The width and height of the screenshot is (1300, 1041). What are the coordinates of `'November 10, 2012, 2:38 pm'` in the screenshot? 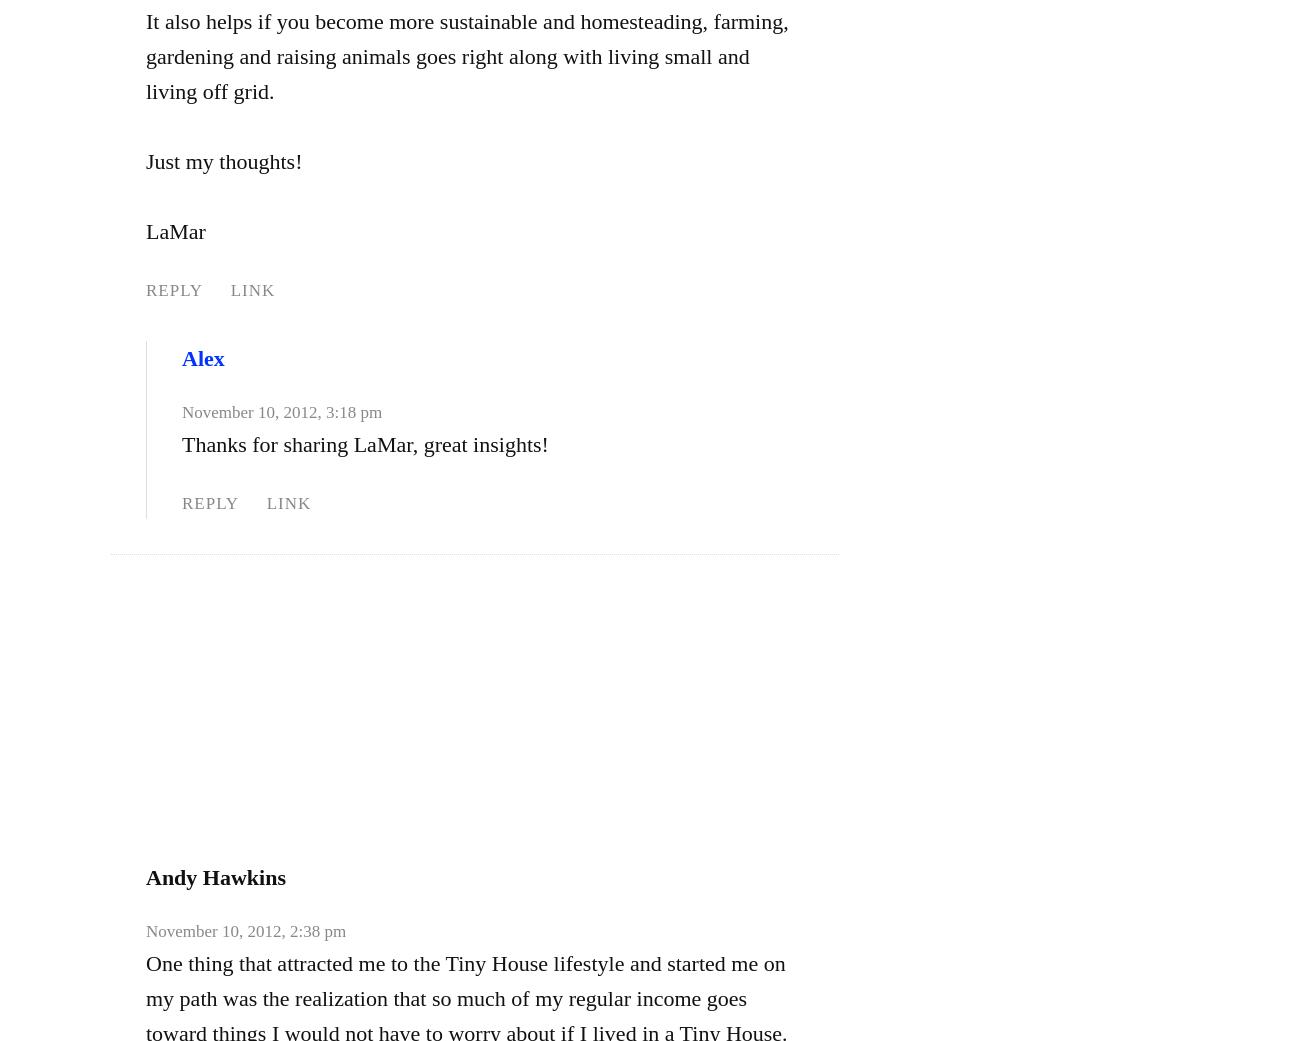 It's located at (244, 930).